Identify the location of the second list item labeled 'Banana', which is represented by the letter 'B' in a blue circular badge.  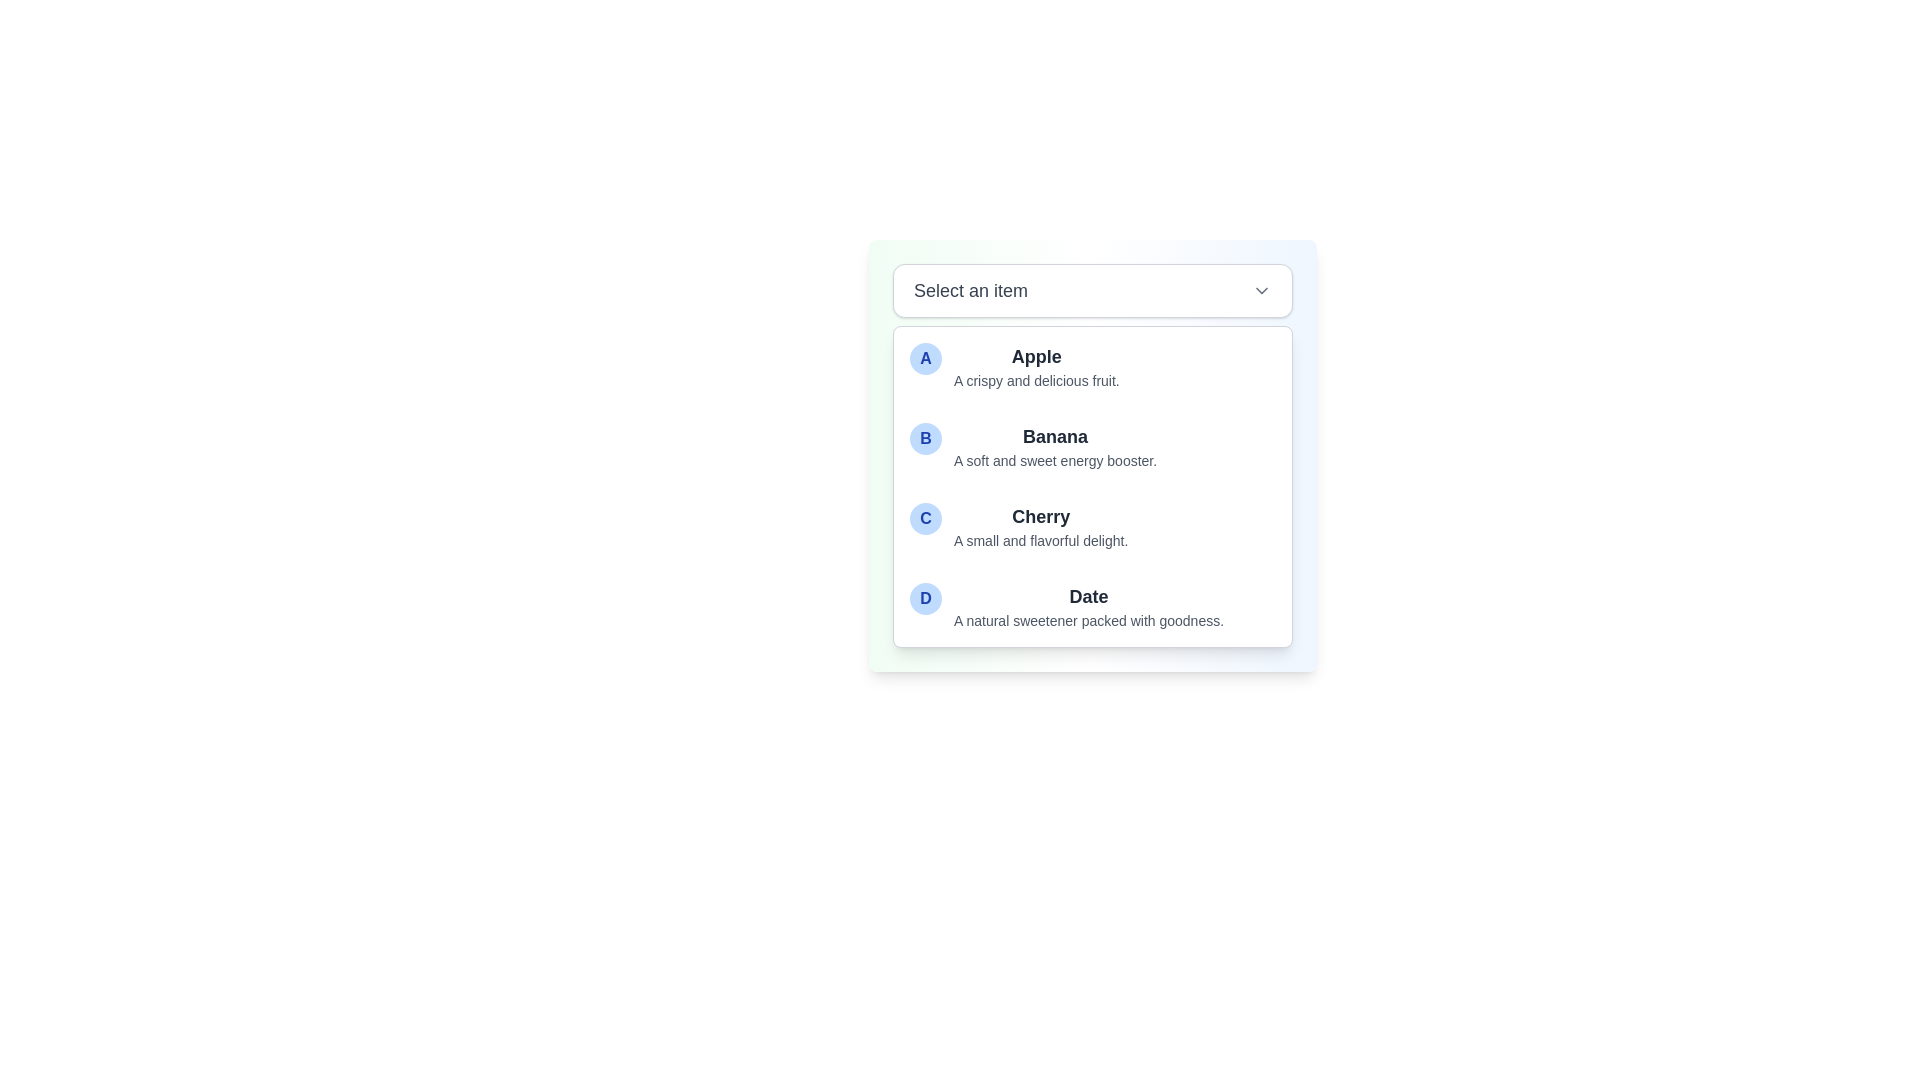
(1092, 466).